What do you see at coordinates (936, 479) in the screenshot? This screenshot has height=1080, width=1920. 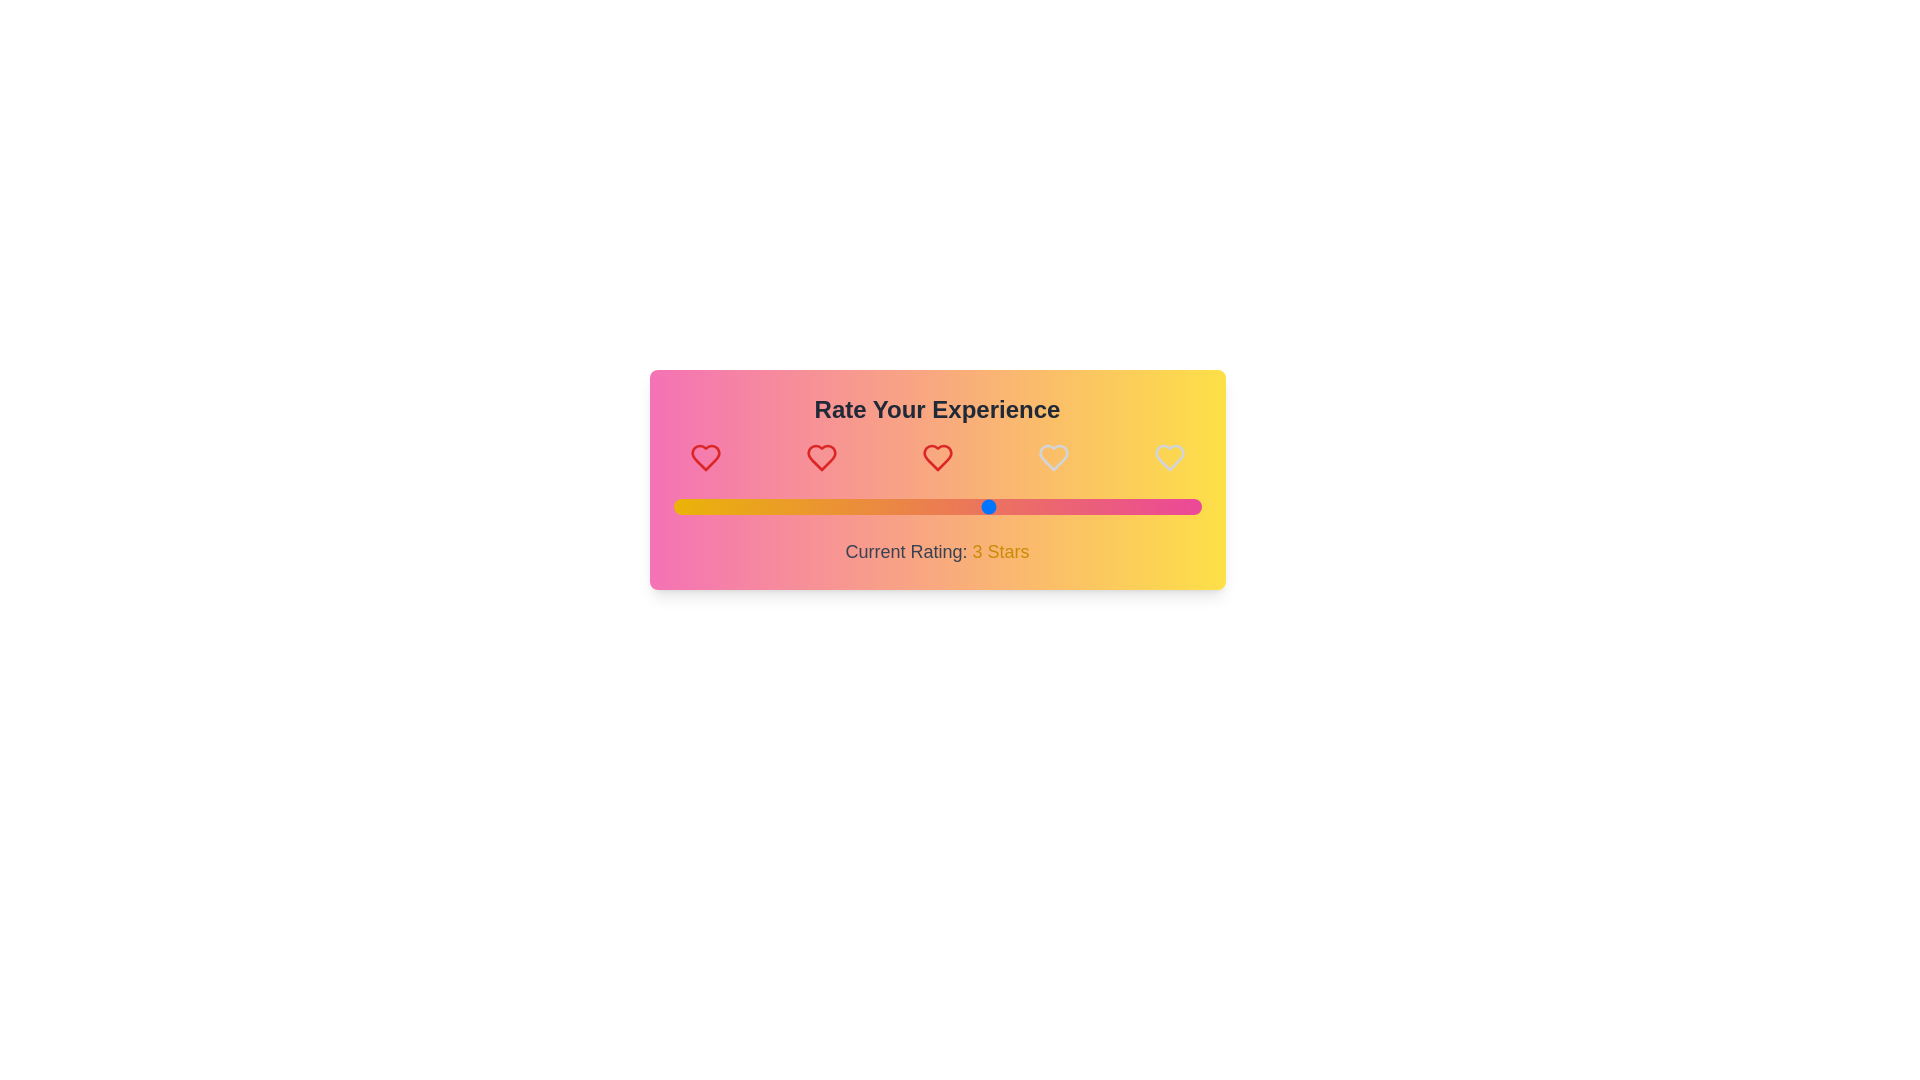 I see `the background gradient to interact with it` at bounding box center [936, 479].